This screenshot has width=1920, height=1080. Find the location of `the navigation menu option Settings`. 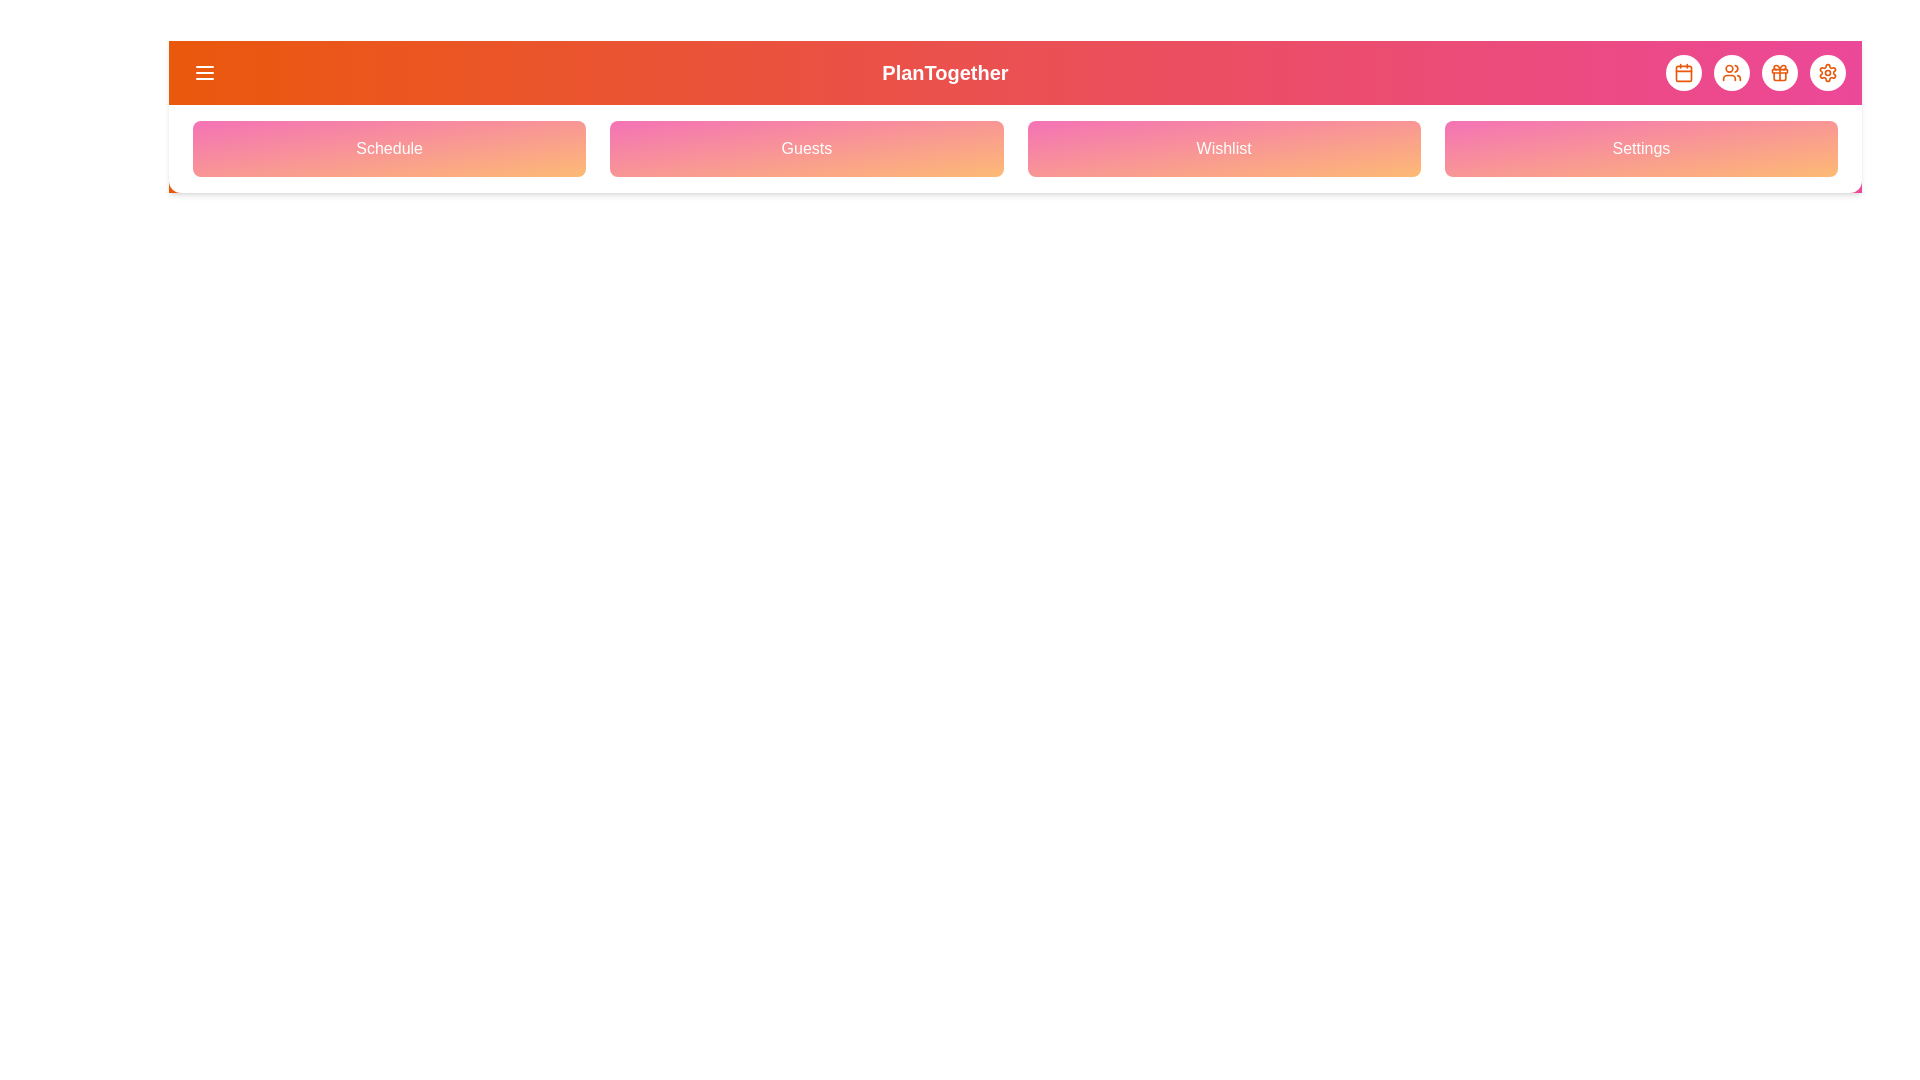

the navigation menu option Settings is located at coordinates (1641, 148).